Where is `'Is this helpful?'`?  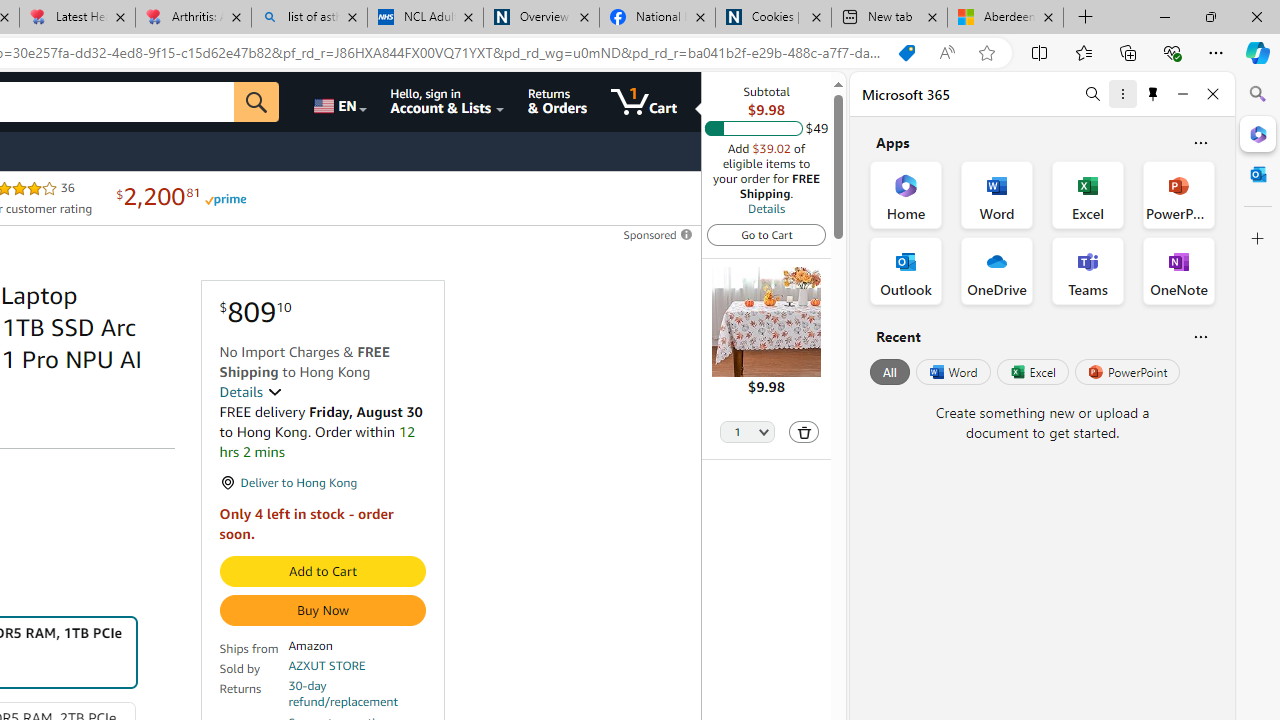 'Is this helpful?' is located at coordinates (1200, 335).